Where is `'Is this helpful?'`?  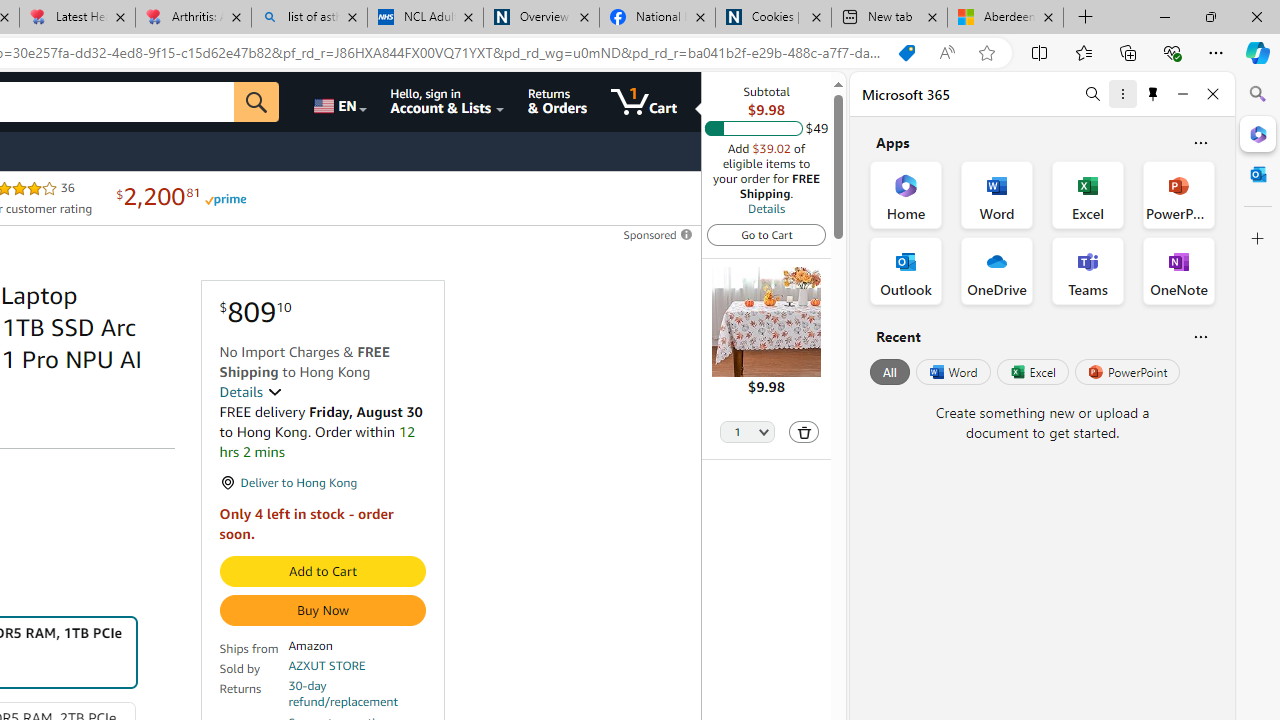 'Is this helpful?' is located at coordinates (1200, 335).